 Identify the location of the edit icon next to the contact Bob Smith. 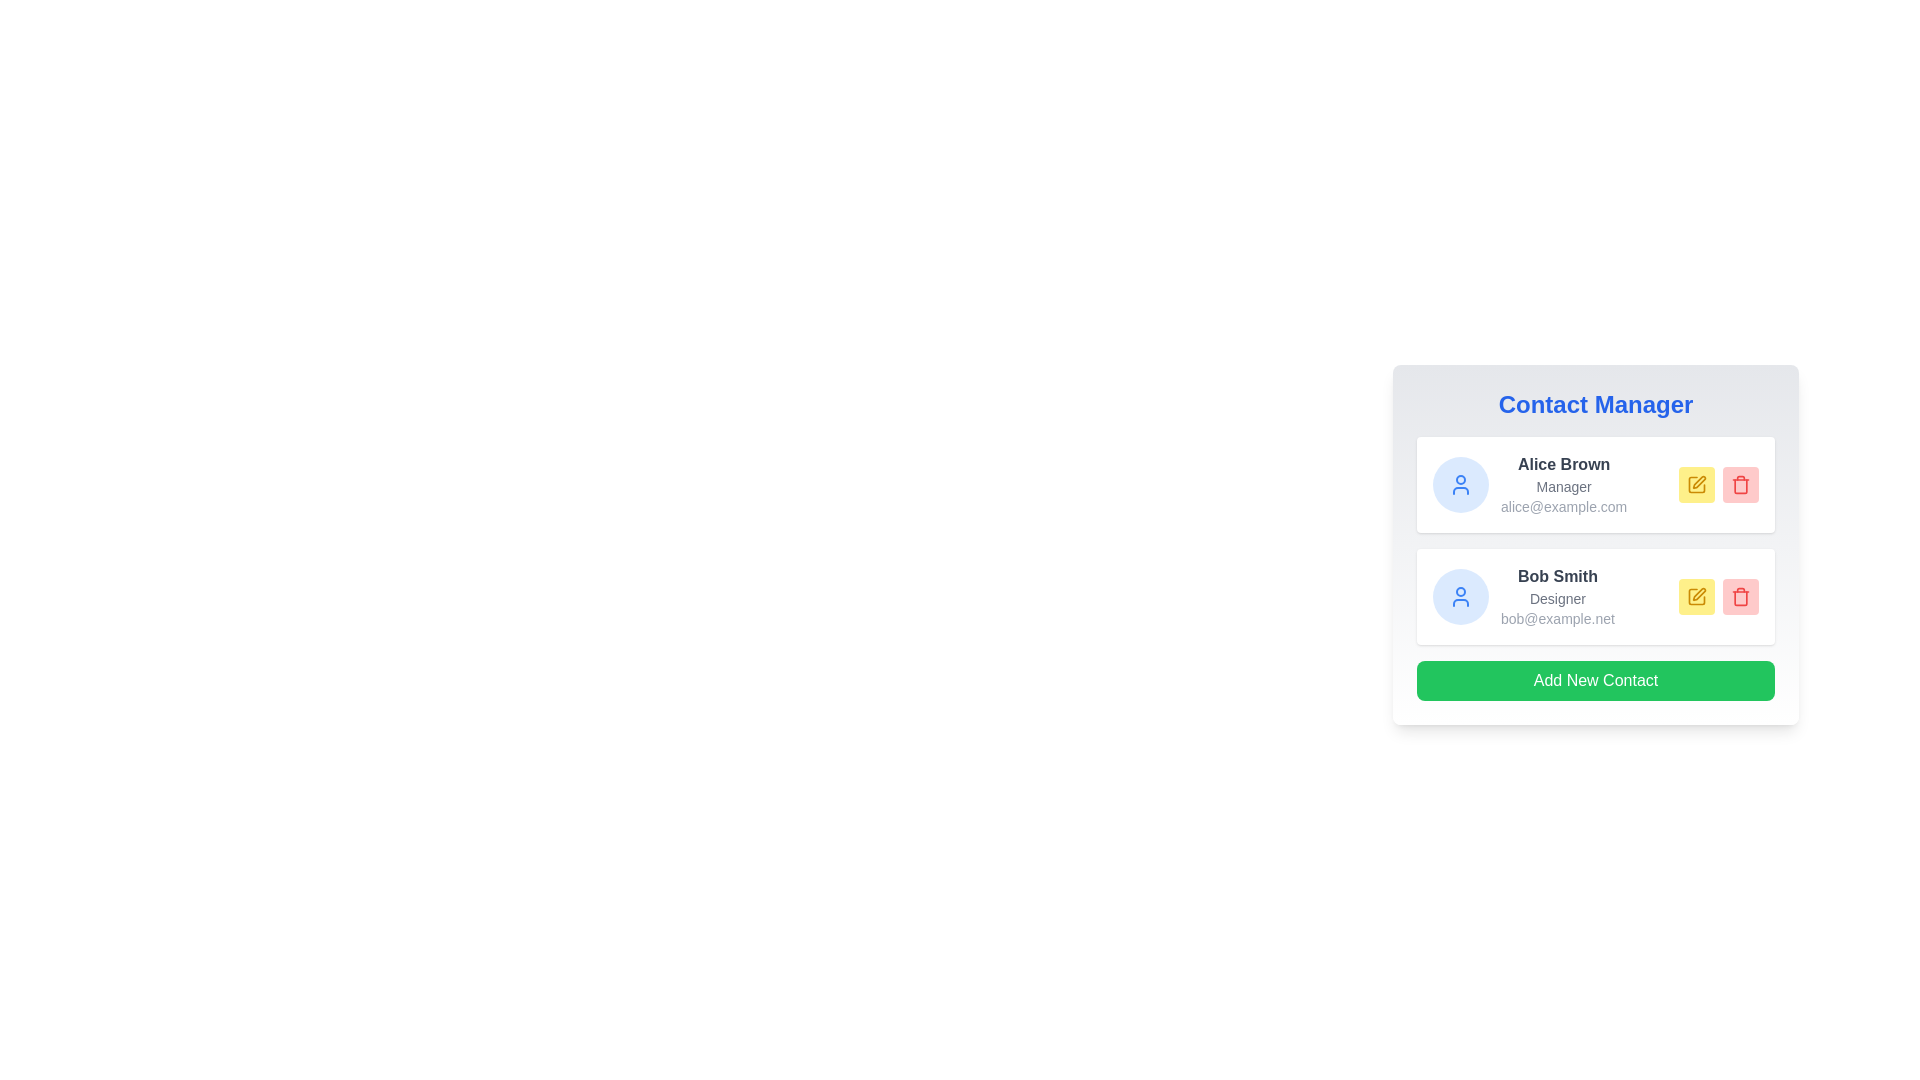
(1696, 596).